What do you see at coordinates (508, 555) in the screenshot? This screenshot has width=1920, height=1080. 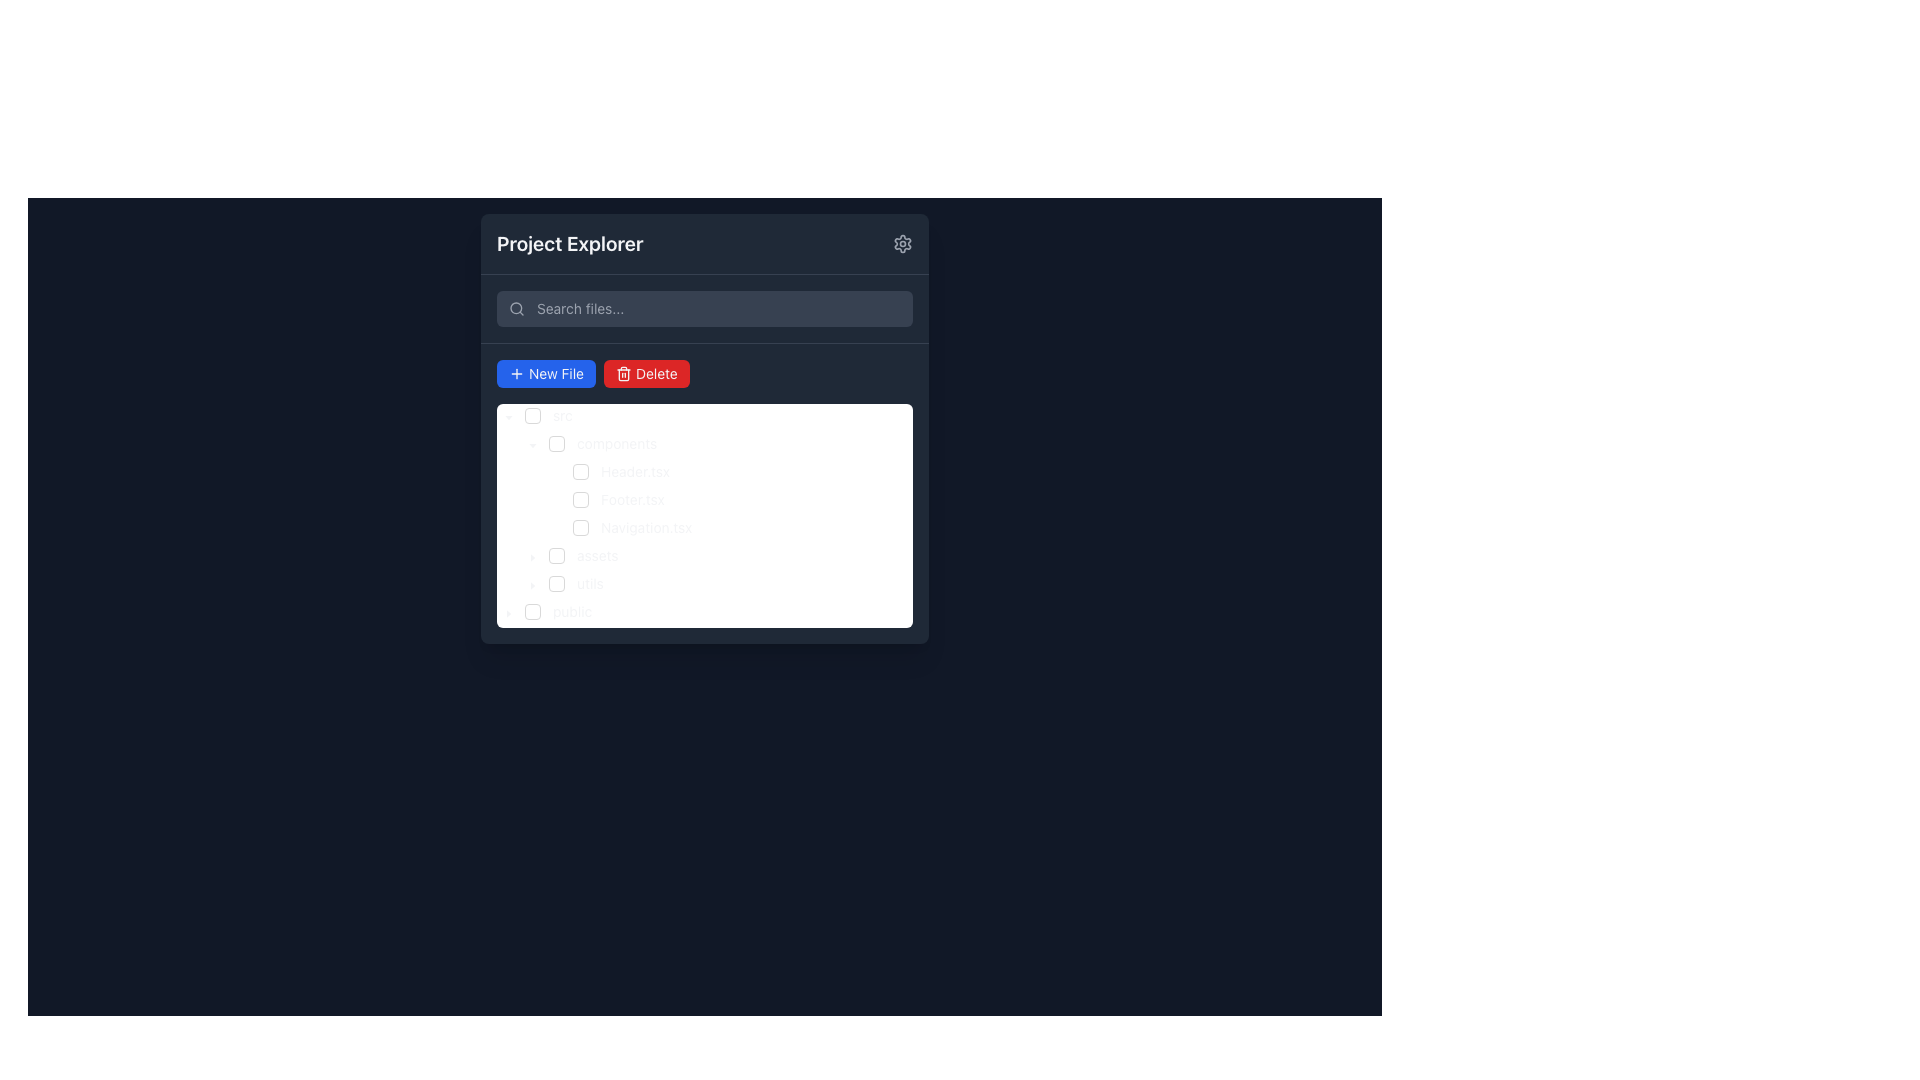 I see `the visual indentation mechanism element located to the left of the 'assets' entry in the tree view` at bounding box center [508, 555].